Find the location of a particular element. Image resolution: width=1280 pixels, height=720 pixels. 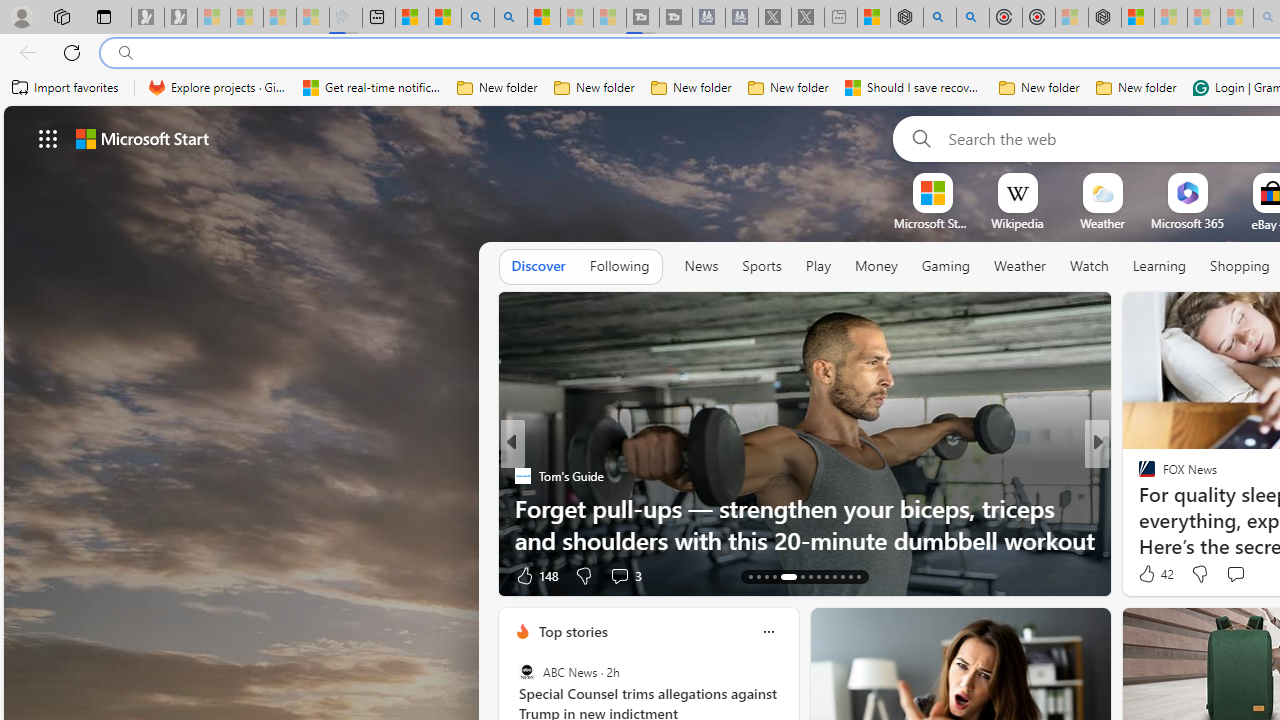

'AutomationID: tab-16' is located at coordinates (774, 577).